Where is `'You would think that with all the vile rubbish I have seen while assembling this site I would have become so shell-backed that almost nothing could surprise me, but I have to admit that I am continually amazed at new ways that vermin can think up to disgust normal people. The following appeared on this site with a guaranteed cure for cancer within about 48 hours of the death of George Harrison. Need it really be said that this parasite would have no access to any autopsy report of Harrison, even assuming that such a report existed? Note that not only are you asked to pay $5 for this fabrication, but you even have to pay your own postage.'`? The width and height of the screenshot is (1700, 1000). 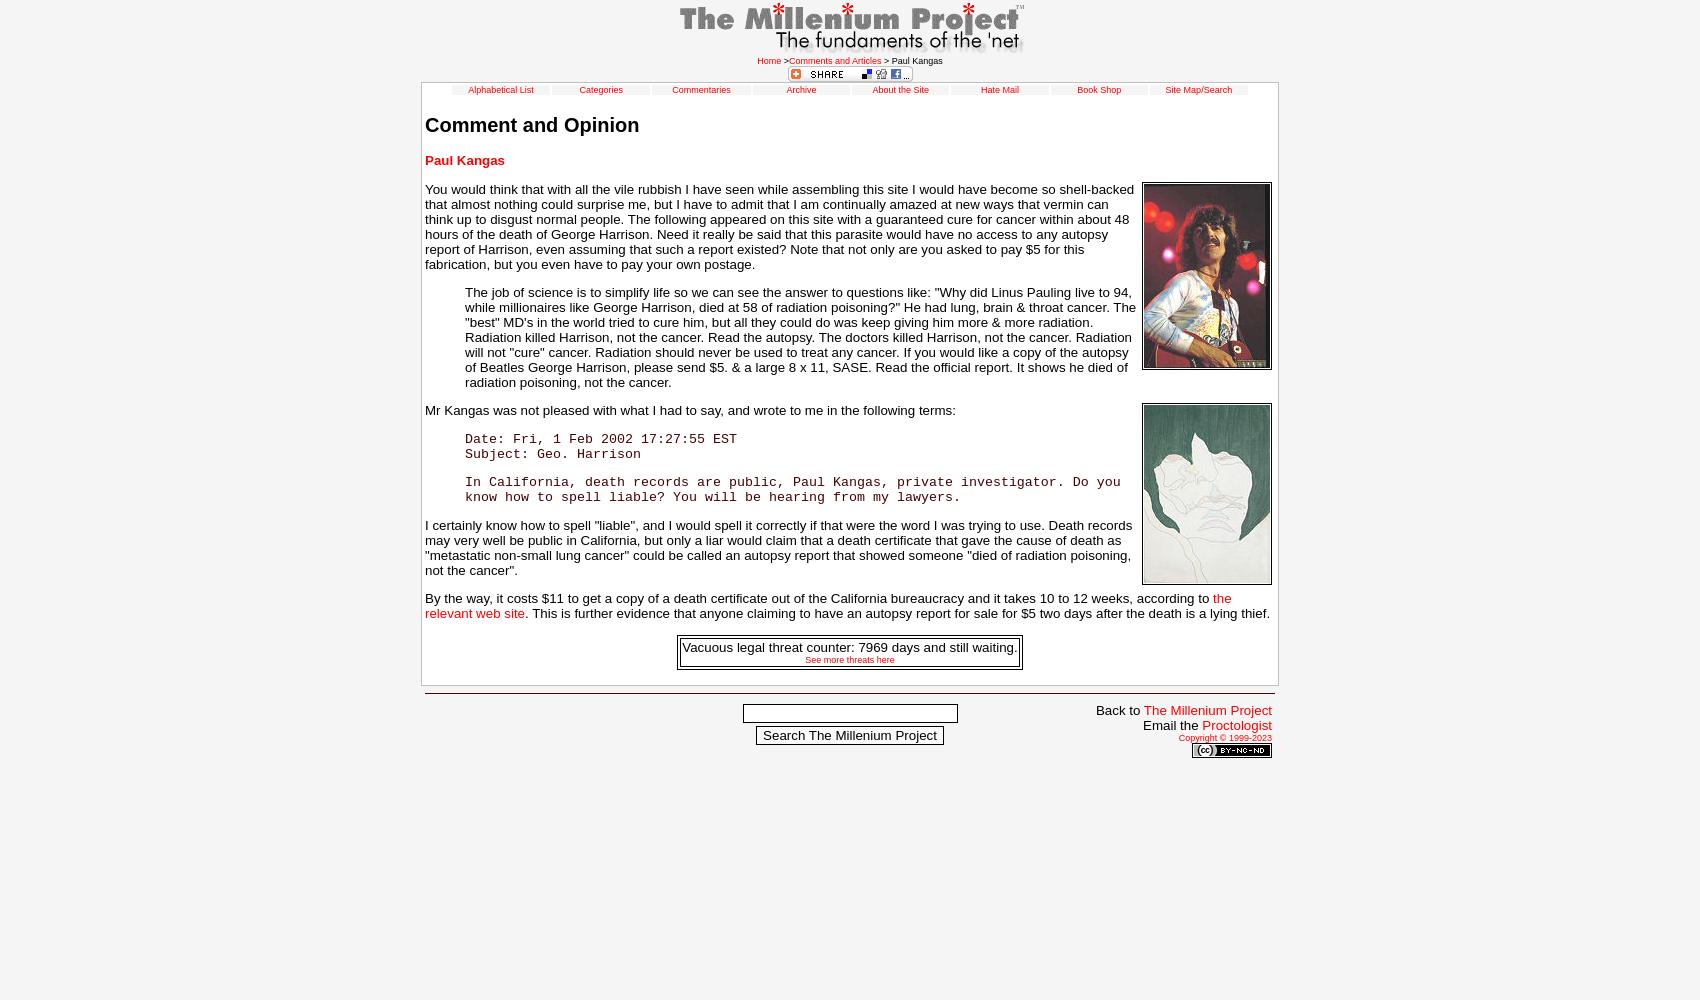
'You would think that with all the vile rubbish I have seen while assembling this site I would have become so shell-backed that almost nothing could surprise me, but I have to admit that I am continually amazed at new ways that vermin can think up to disgust normal people. The following appeared on this site with a guaranteed cure for cancer within about 48 hours of the death of George Harrison. Need it really be said that this parasite would have no access to any autopsy report of Harrison, even assuming that such a report existed? Note that not only are you asked to pay $5 for this fabrication, but you even have to pay your own postage.' is located at coordinates (778, 225).